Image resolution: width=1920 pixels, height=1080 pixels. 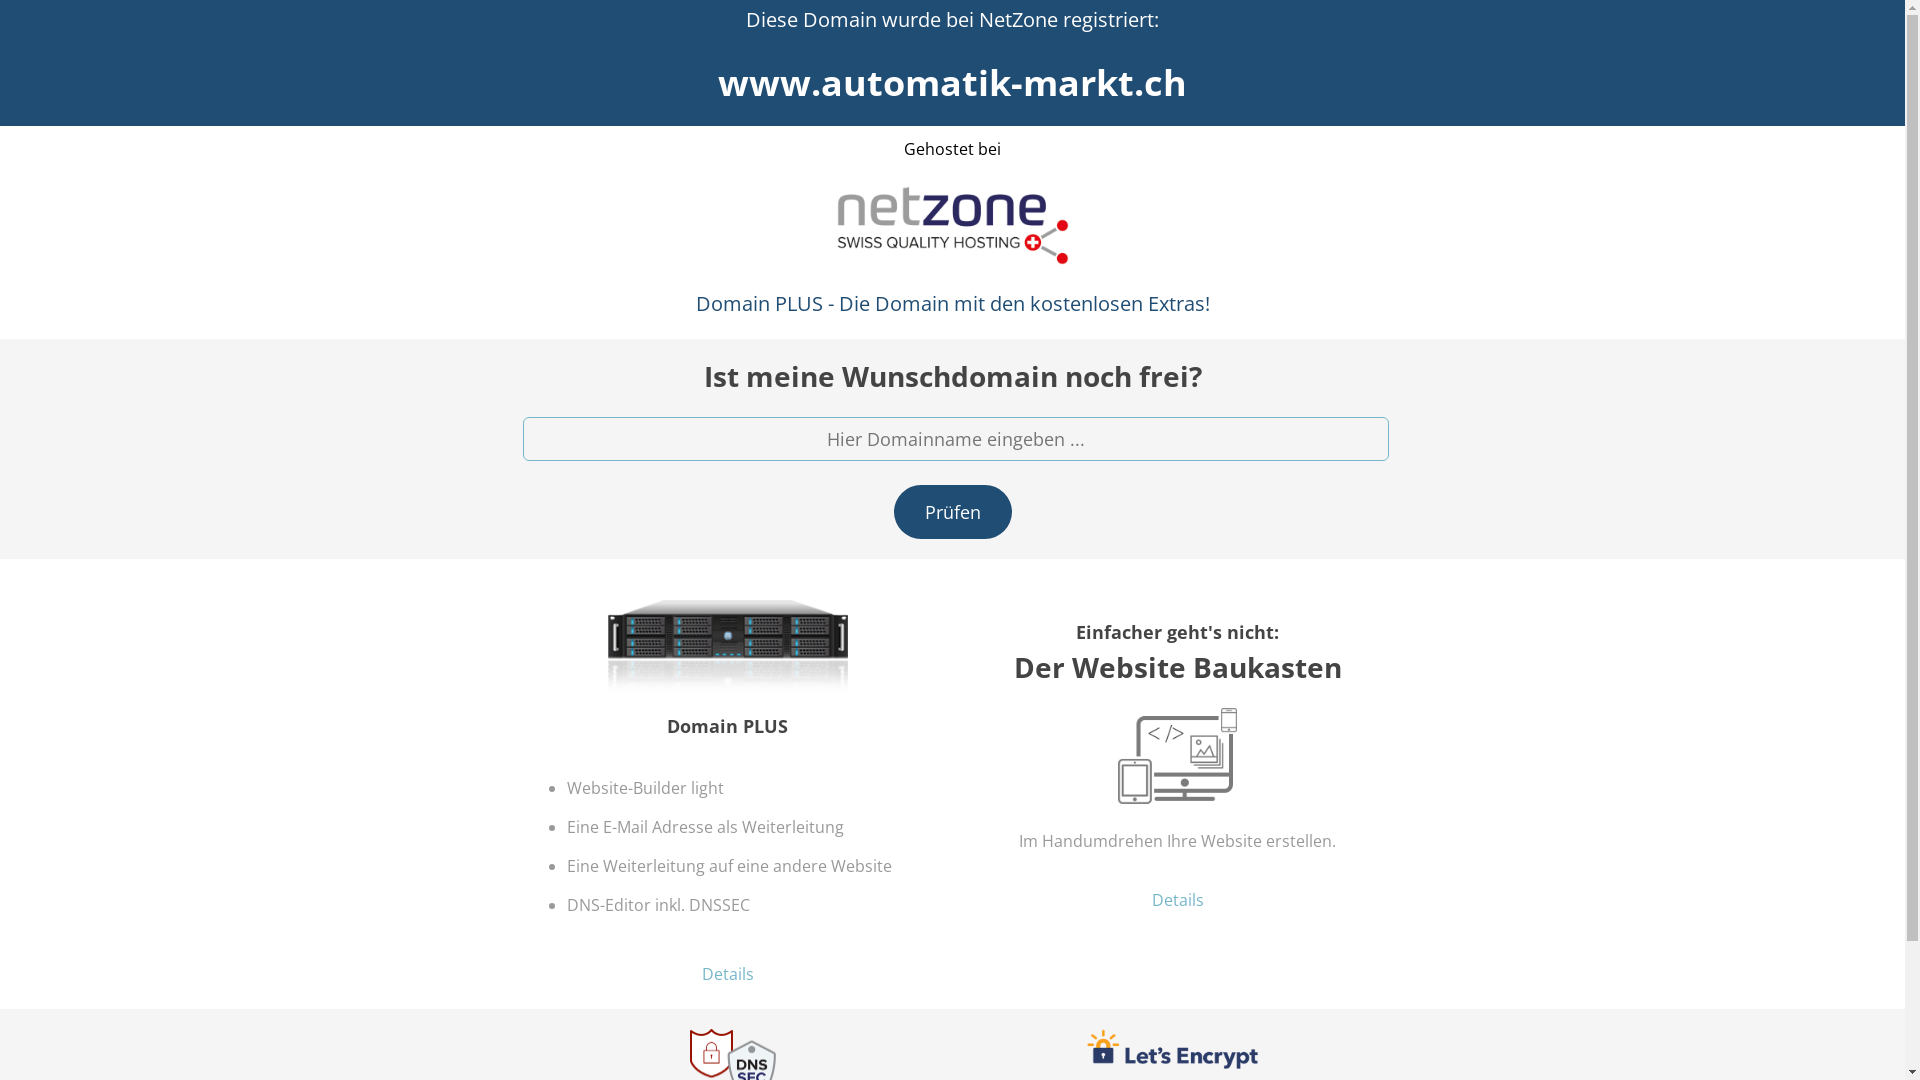 I want to click on 'NetZone AG', so click(x=831, y=225).